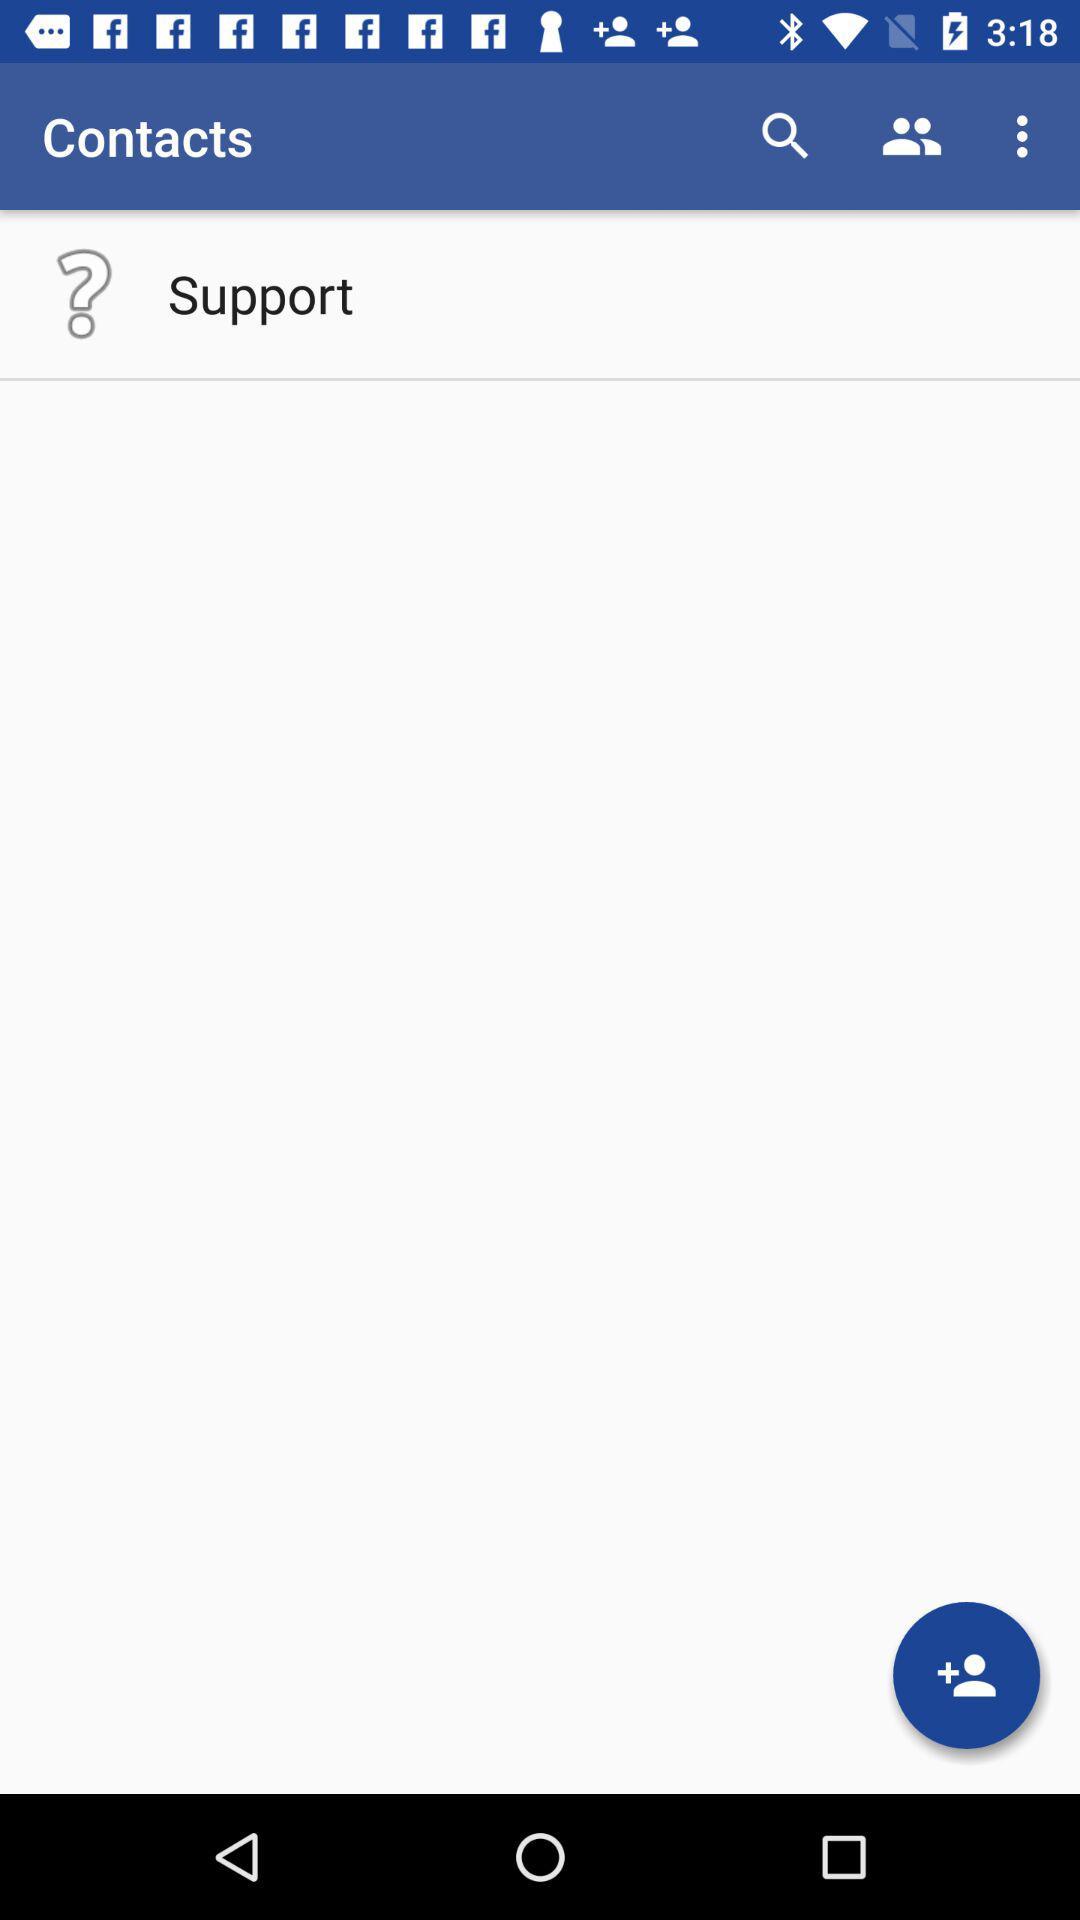 The height and width of the screenshot is (1920, 1080). I want to click on the icon to the left of the support item, so click(83, 292).